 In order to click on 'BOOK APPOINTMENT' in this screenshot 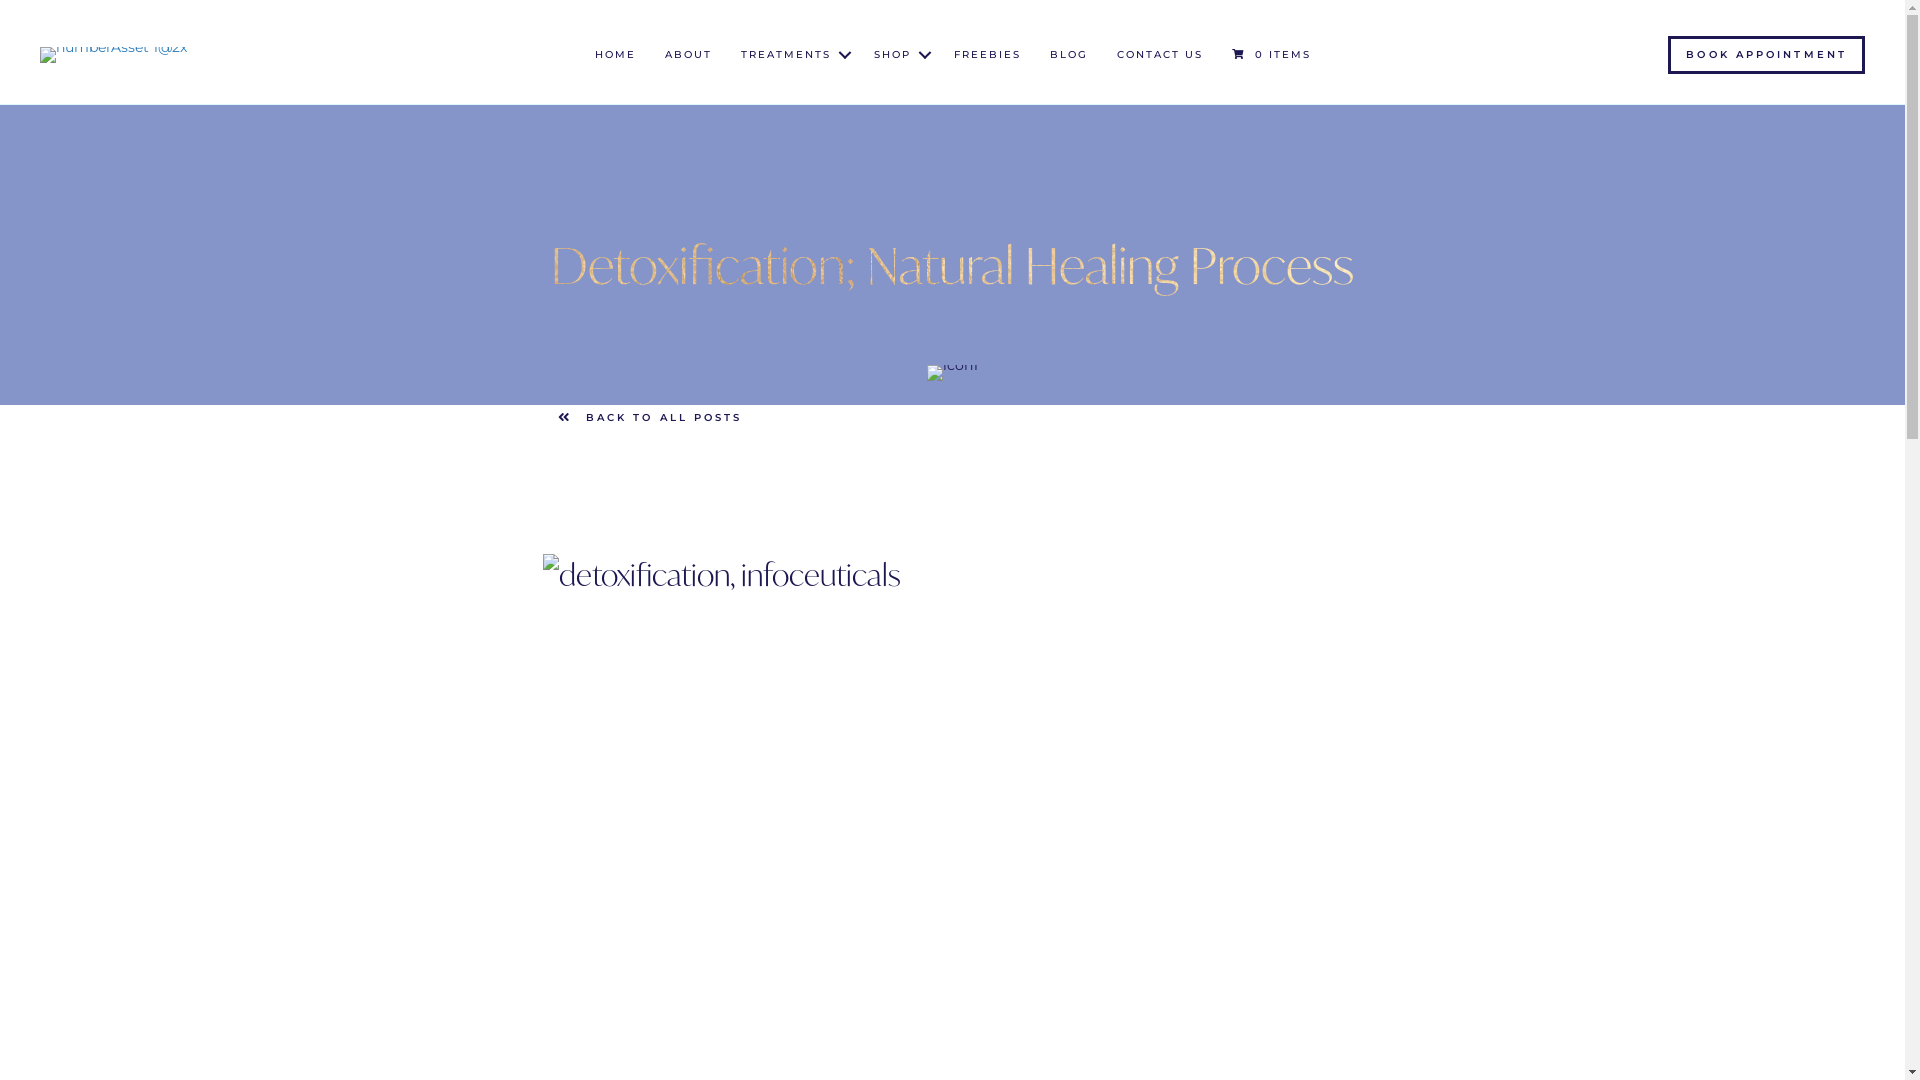, I will do `click(1668, 53)`.